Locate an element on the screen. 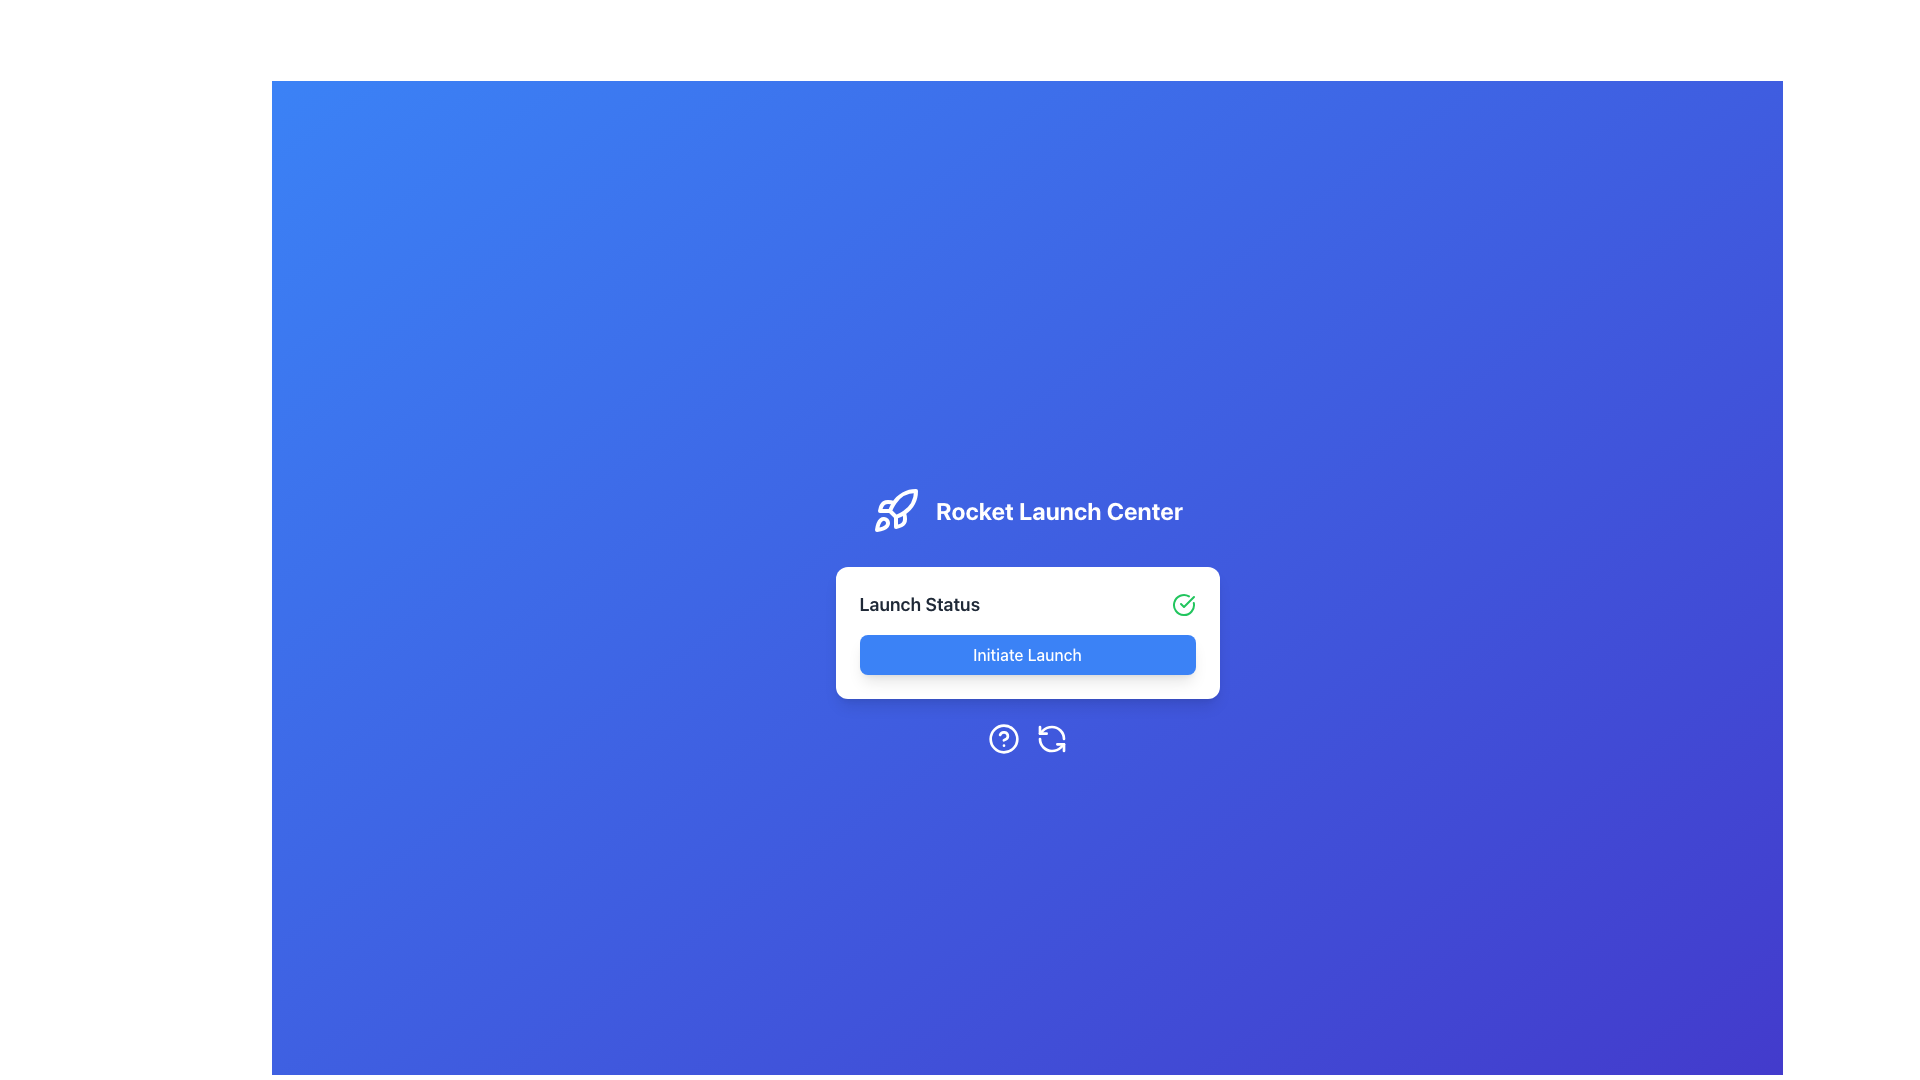 Image resolution: width=1920 pixels, height=1080 pixels. the 'Launch Status' text element, which is styled with a bold and larger font, positioned within a white rounded rectangular card with shadow effects against a gradient blue background is located at coordinates (918, 604).